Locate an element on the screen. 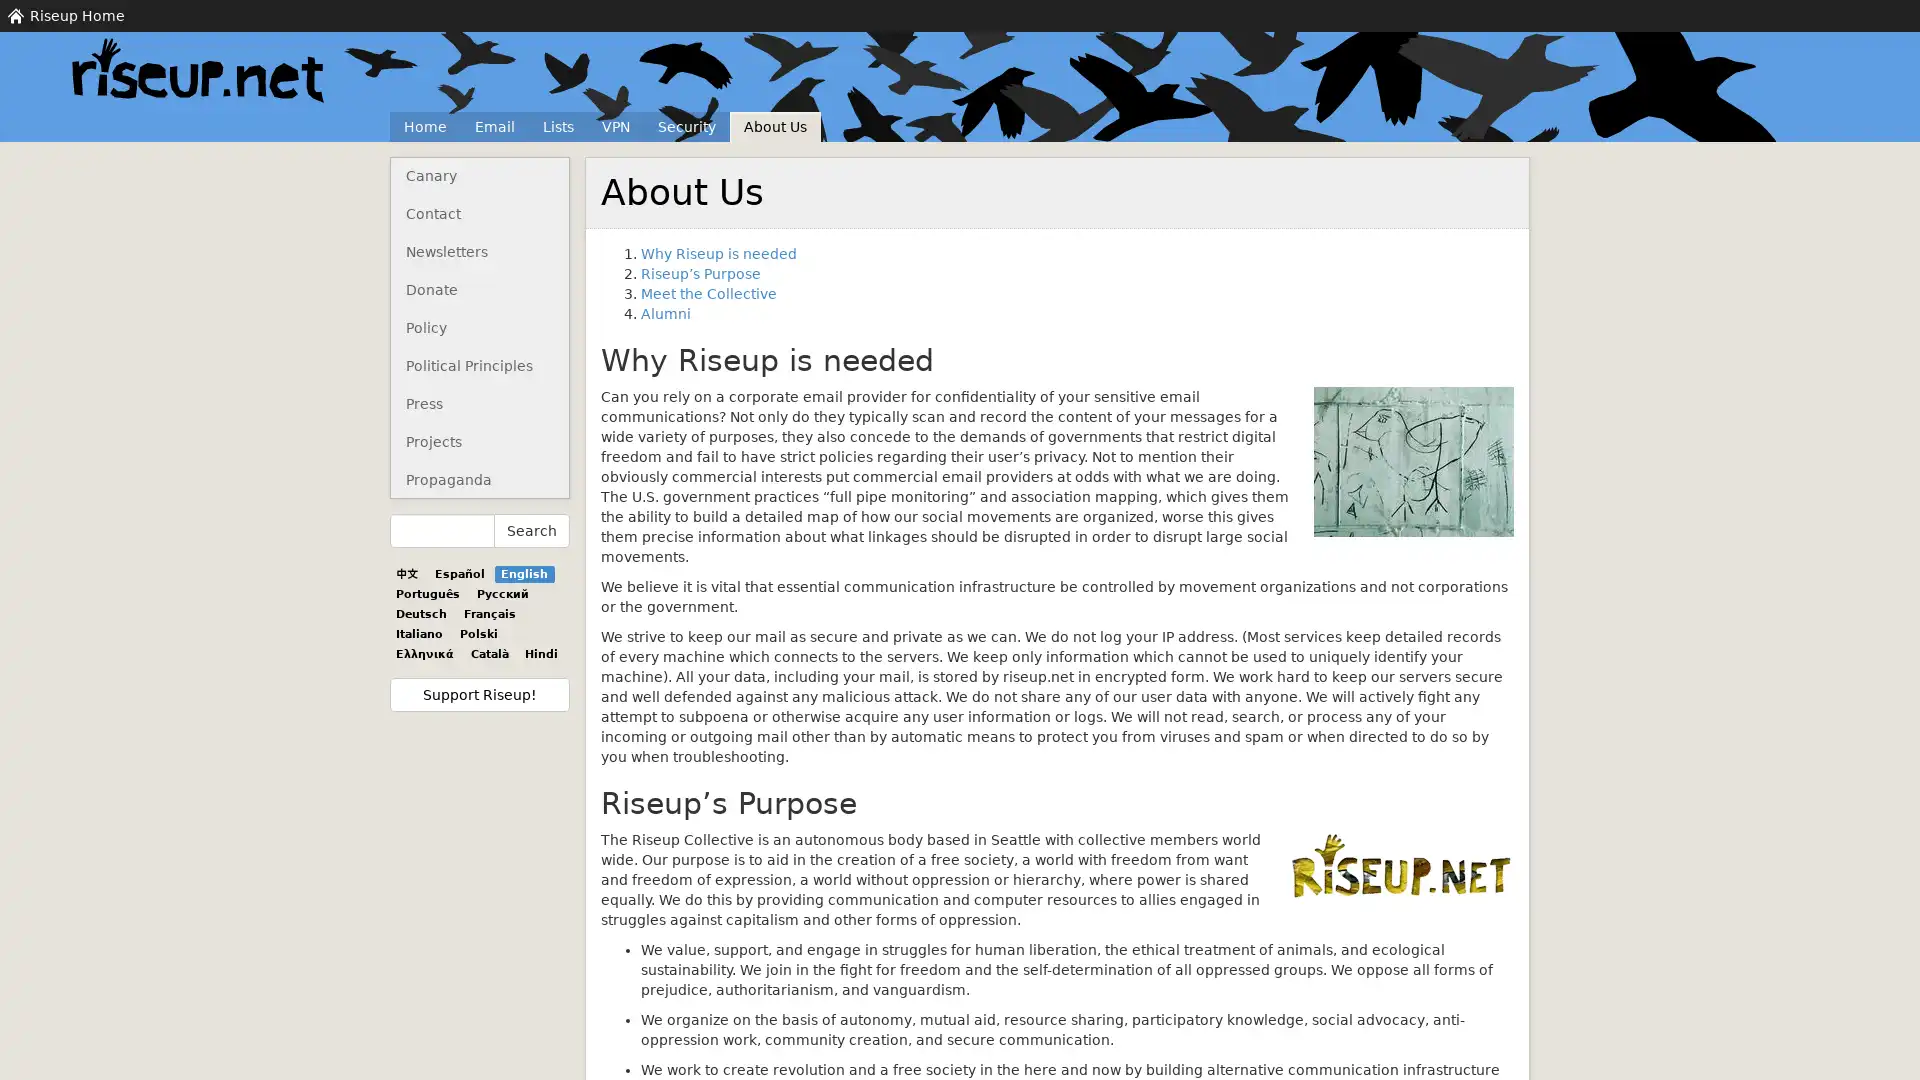 This screenshot has width=1920, height=1080. Search is located at coordinates (532, 530).